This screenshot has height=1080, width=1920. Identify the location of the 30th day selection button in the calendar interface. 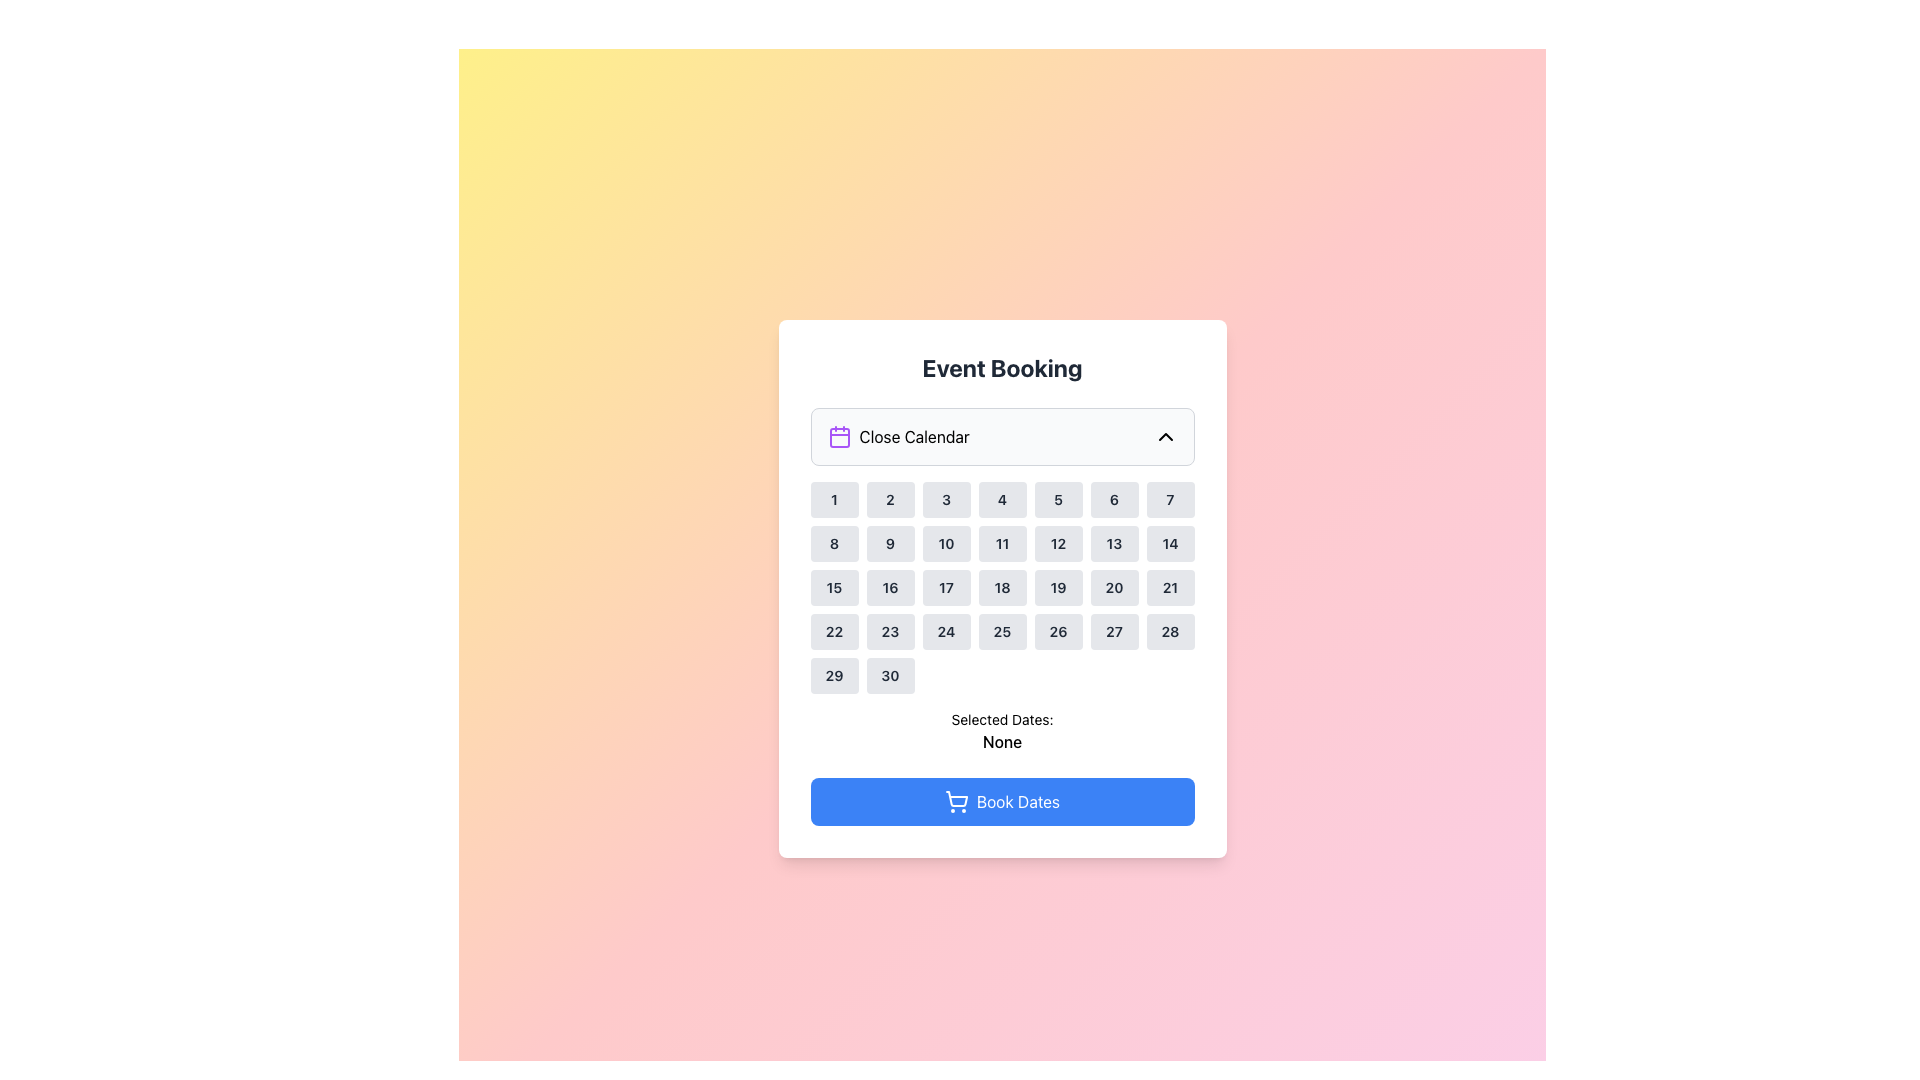
(889, 675).